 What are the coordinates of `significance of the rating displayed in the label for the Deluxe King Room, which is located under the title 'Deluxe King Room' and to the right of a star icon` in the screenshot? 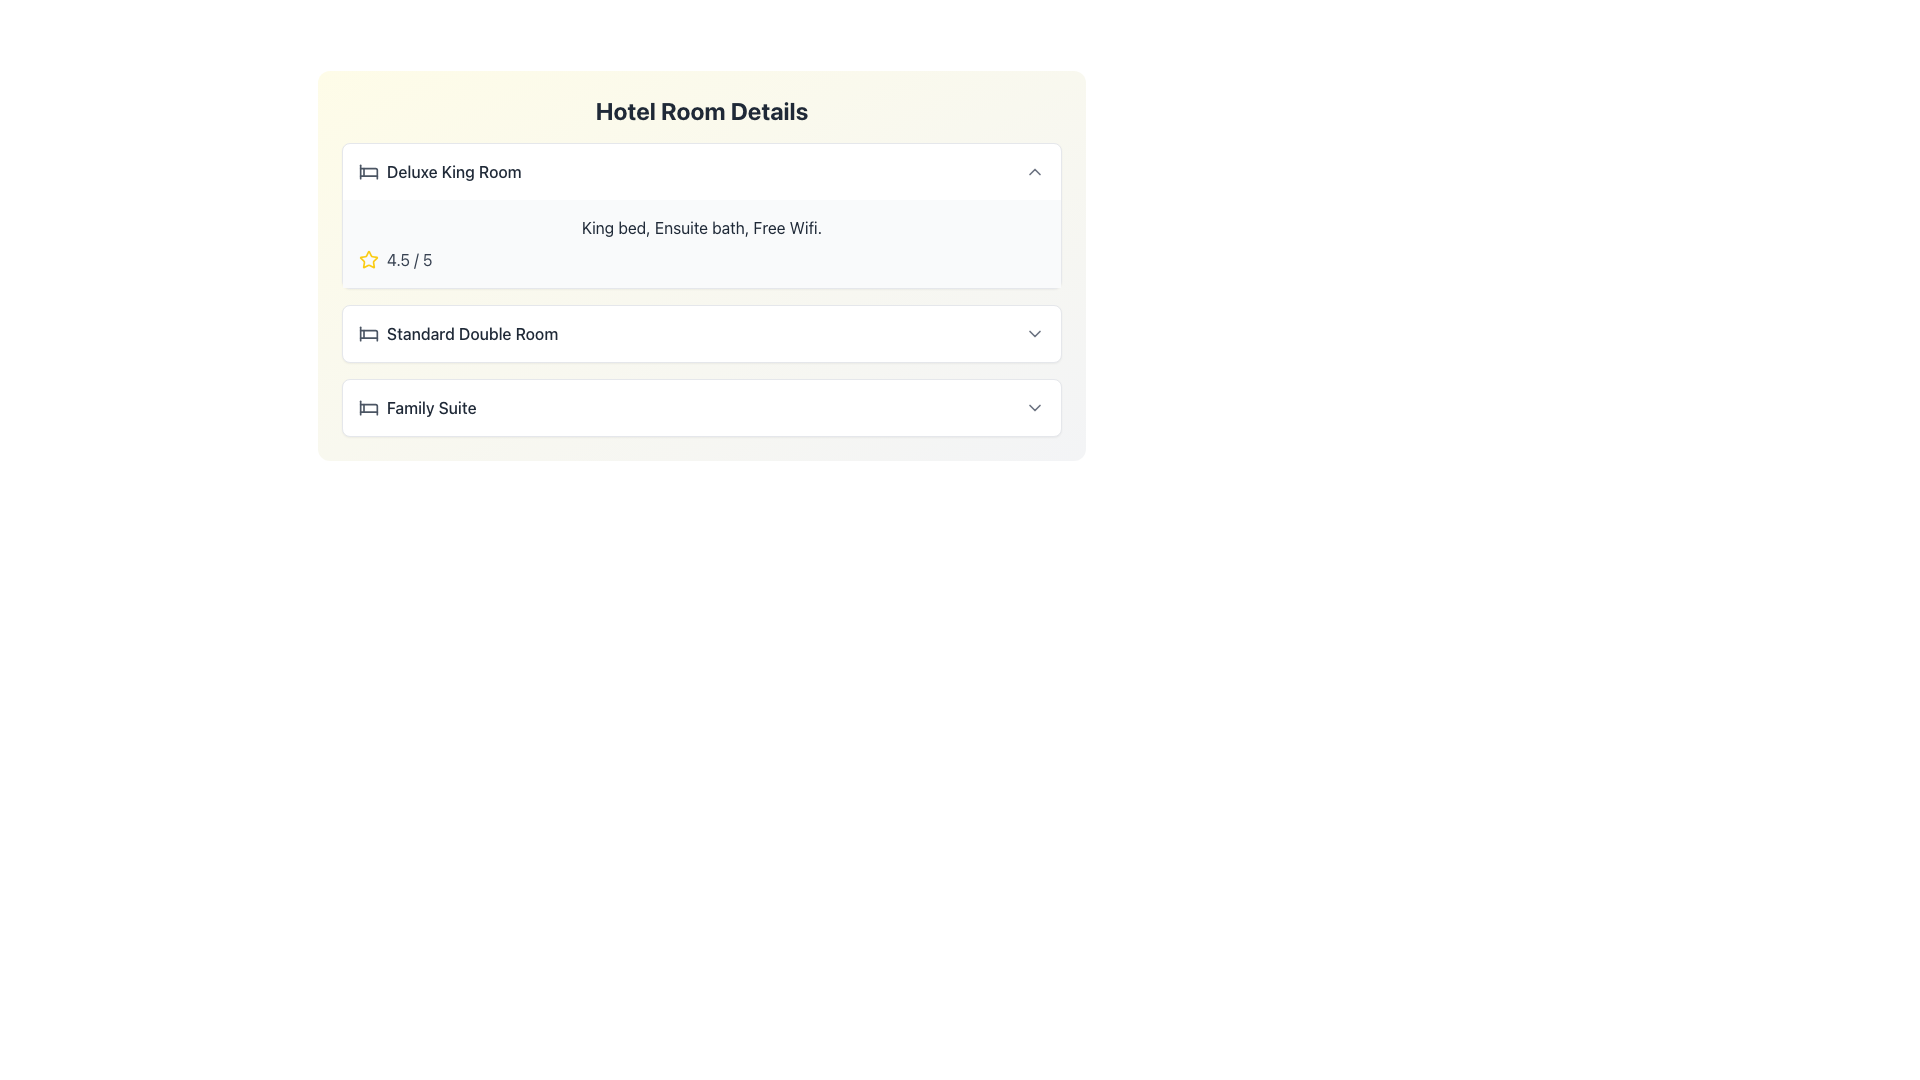 It's located at (408, 258).